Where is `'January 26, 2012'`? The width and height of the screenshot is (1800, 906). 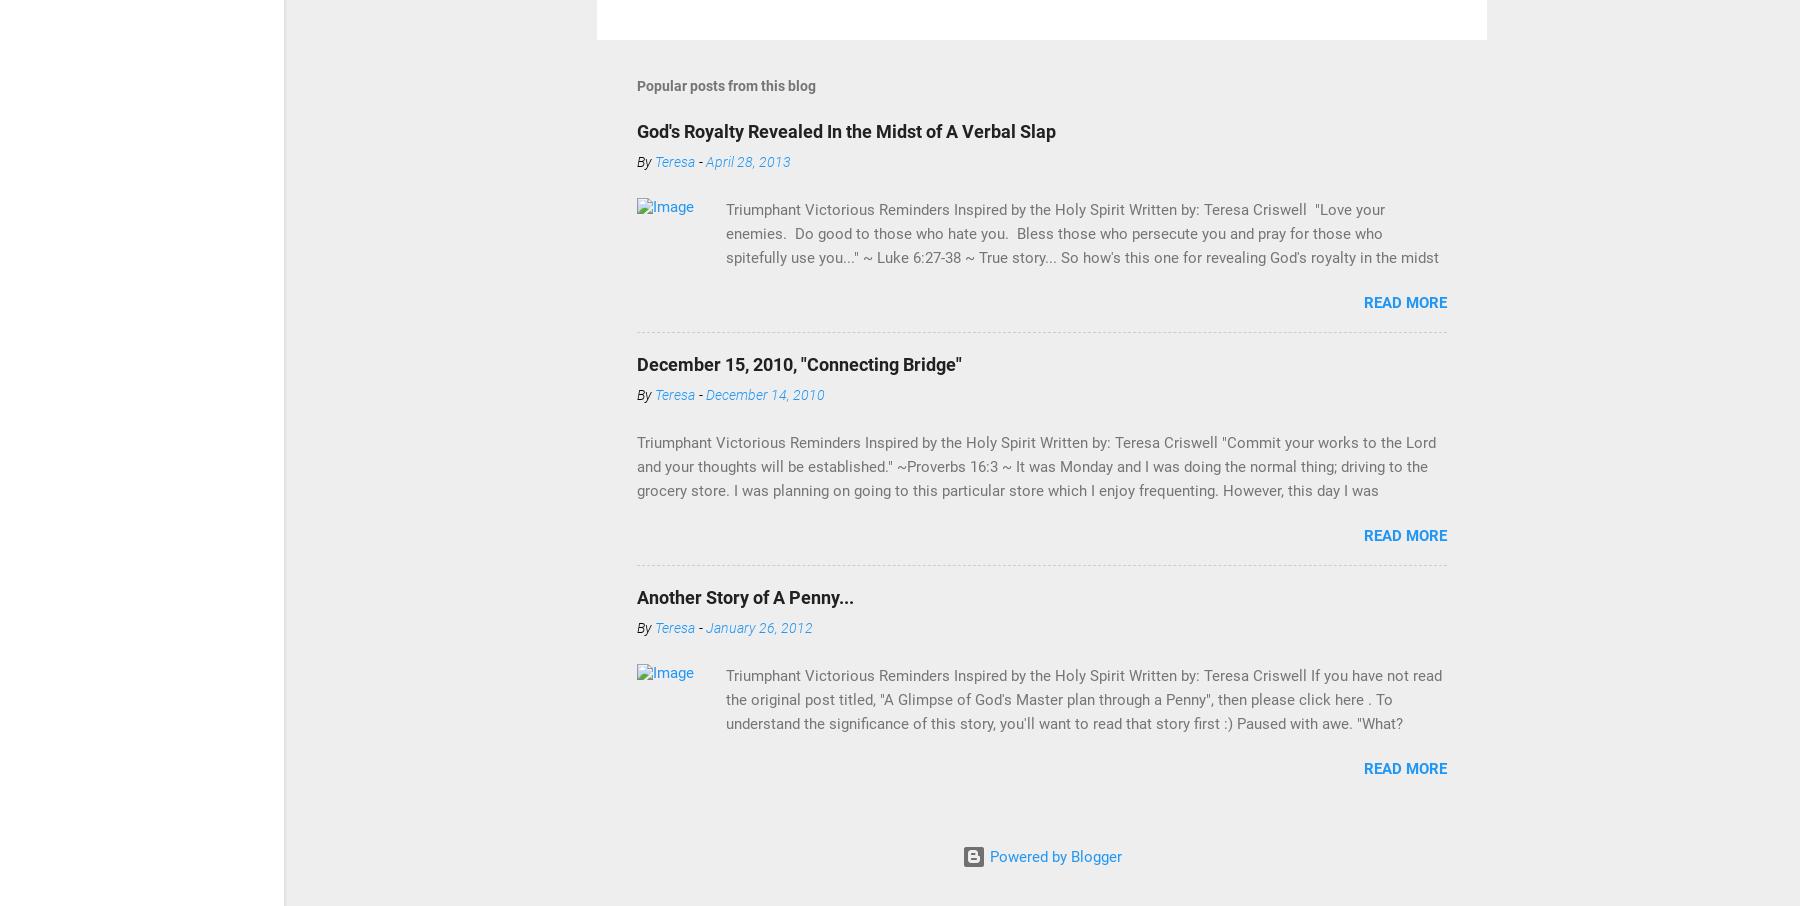 'January 26, 2012' is located at coordinates (758, 628).